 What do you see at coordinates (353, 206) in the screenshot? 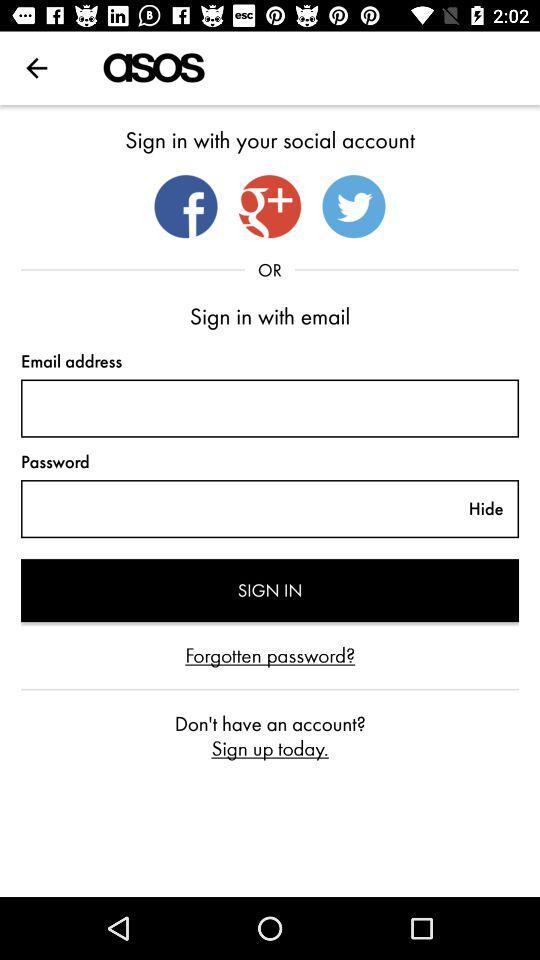
I see `twitter login button` at bounding box center [353, 206].